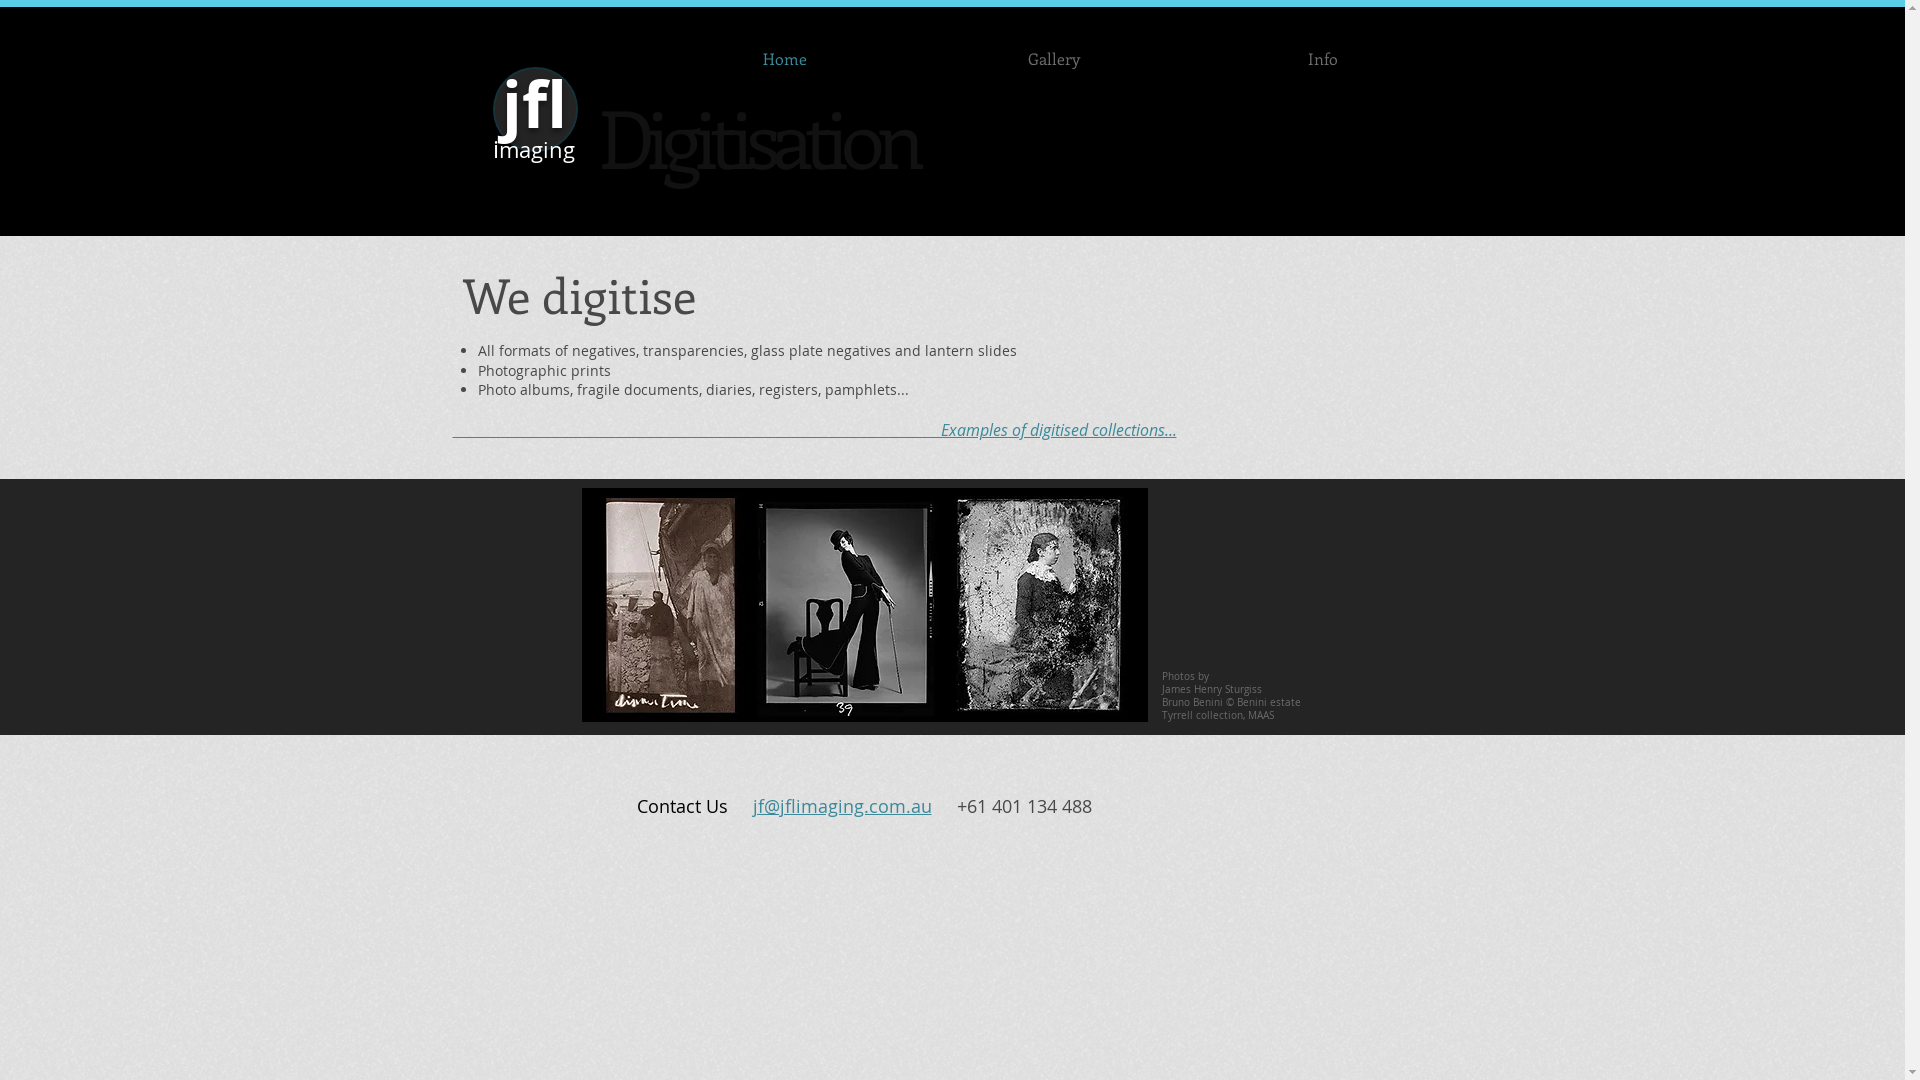  I want to click on 'Contact Us     jf@jflimaging.com.au    ', so click(795, 805).